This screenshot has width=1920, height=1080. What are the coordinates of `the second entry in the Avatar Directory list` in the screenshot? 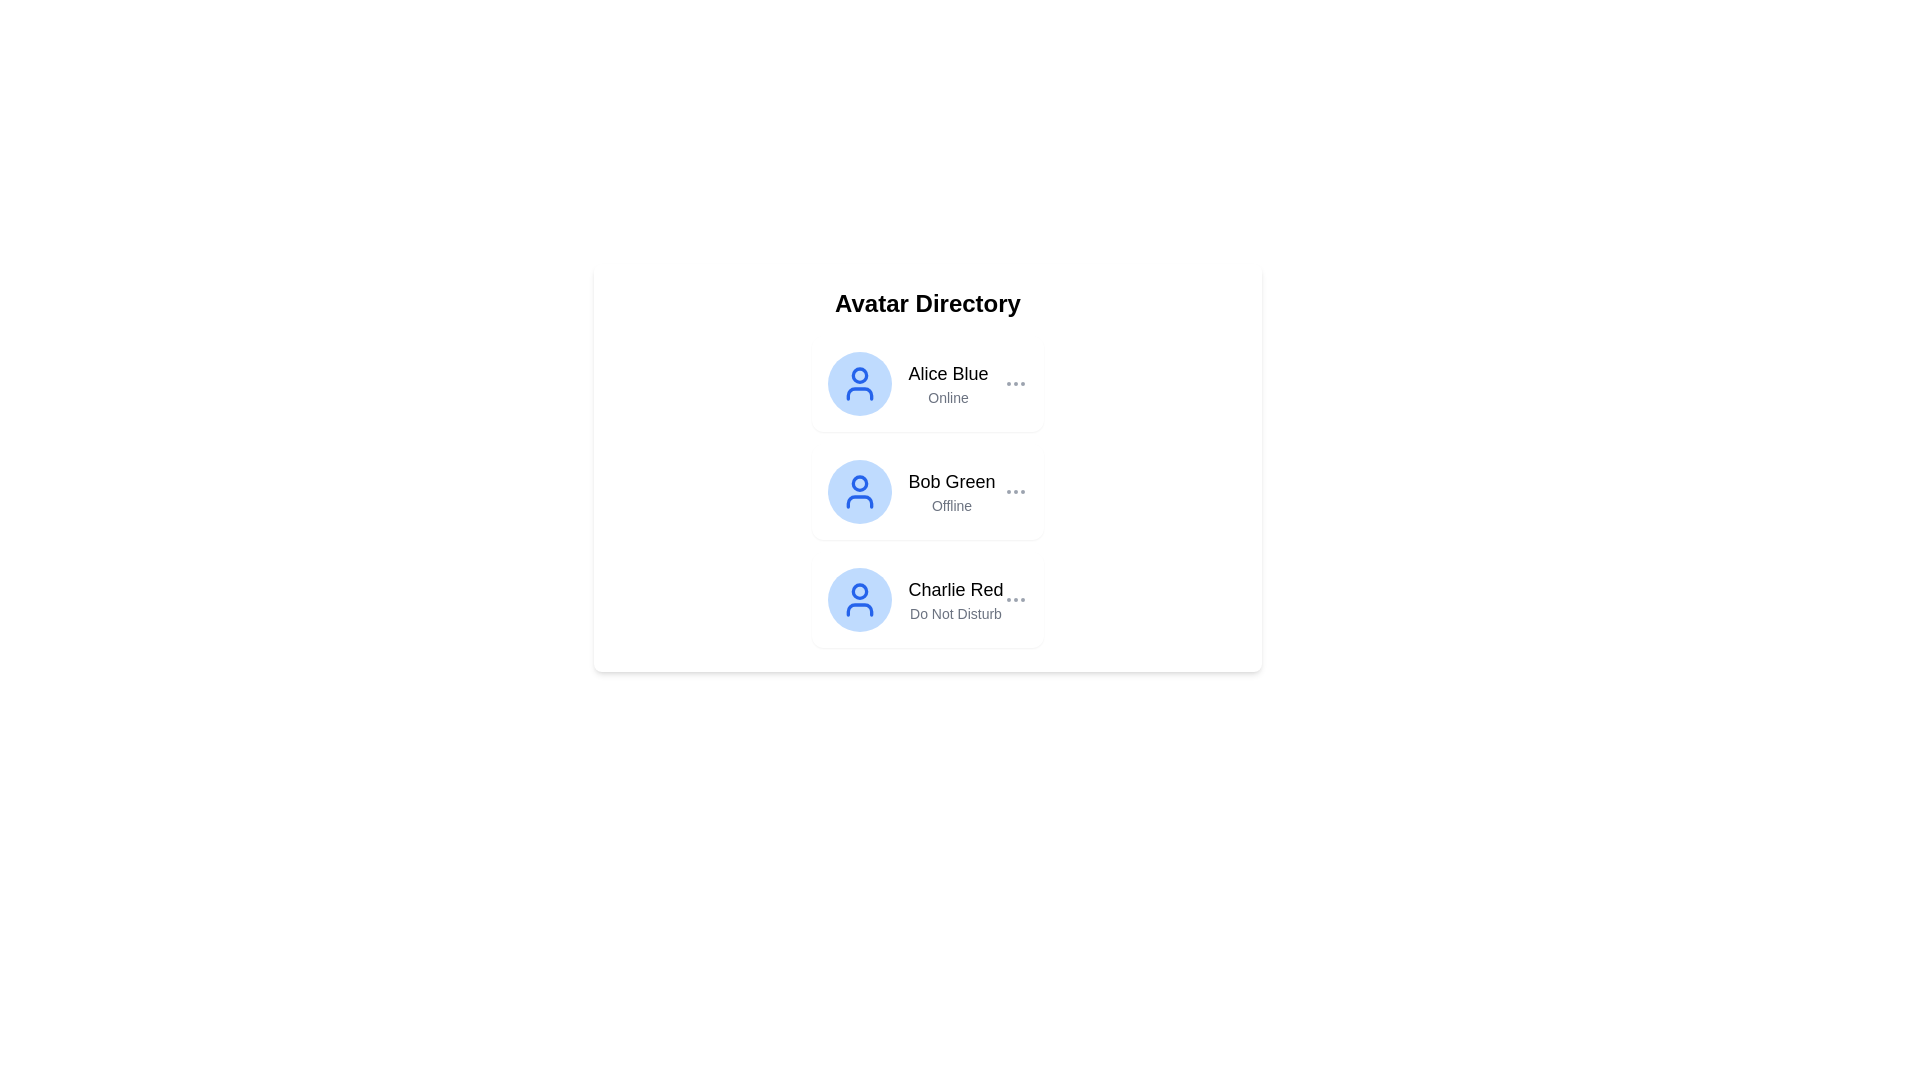 It's located at (926, 467).